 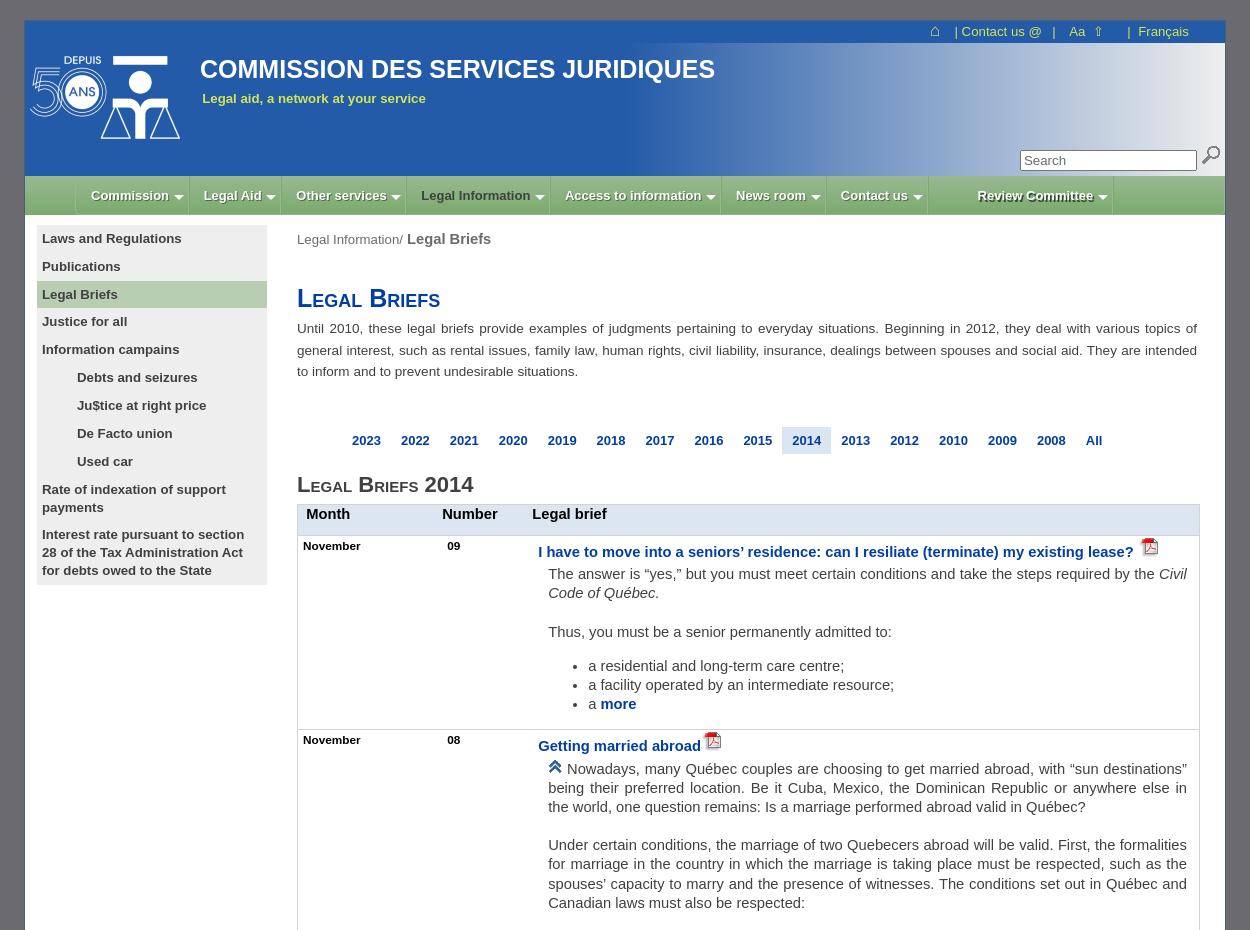 What do you see at coordinates (617, 702) in the screenshot?
I see `'more'` at bounding box center [617, 702].